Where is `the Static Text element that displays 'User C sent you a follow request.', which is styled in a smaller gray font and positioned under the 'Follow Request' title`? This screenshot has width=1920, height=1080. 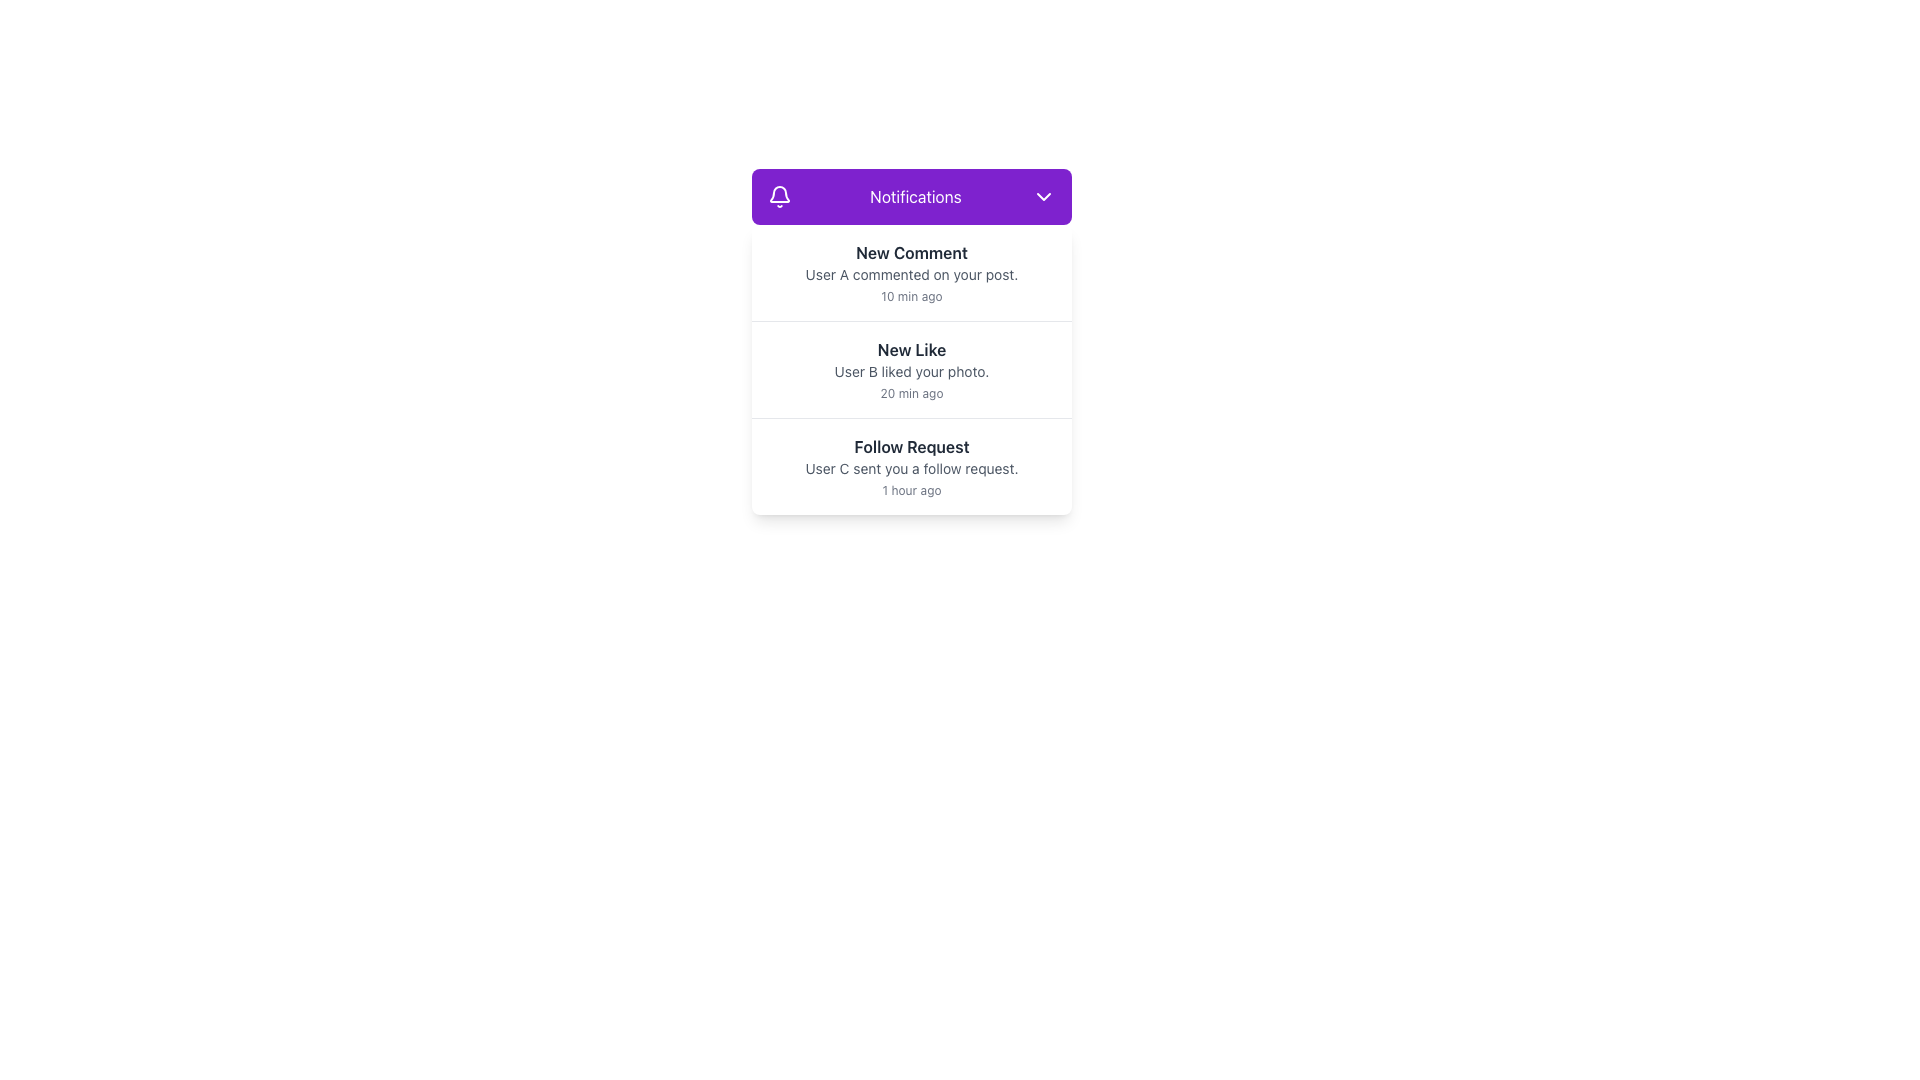 the Static Text element that displays 'User C sent you a follow request.', which is styled in a smaller gray font and positioned under the 'Follow Request' title is located at coordinates (911, 469).